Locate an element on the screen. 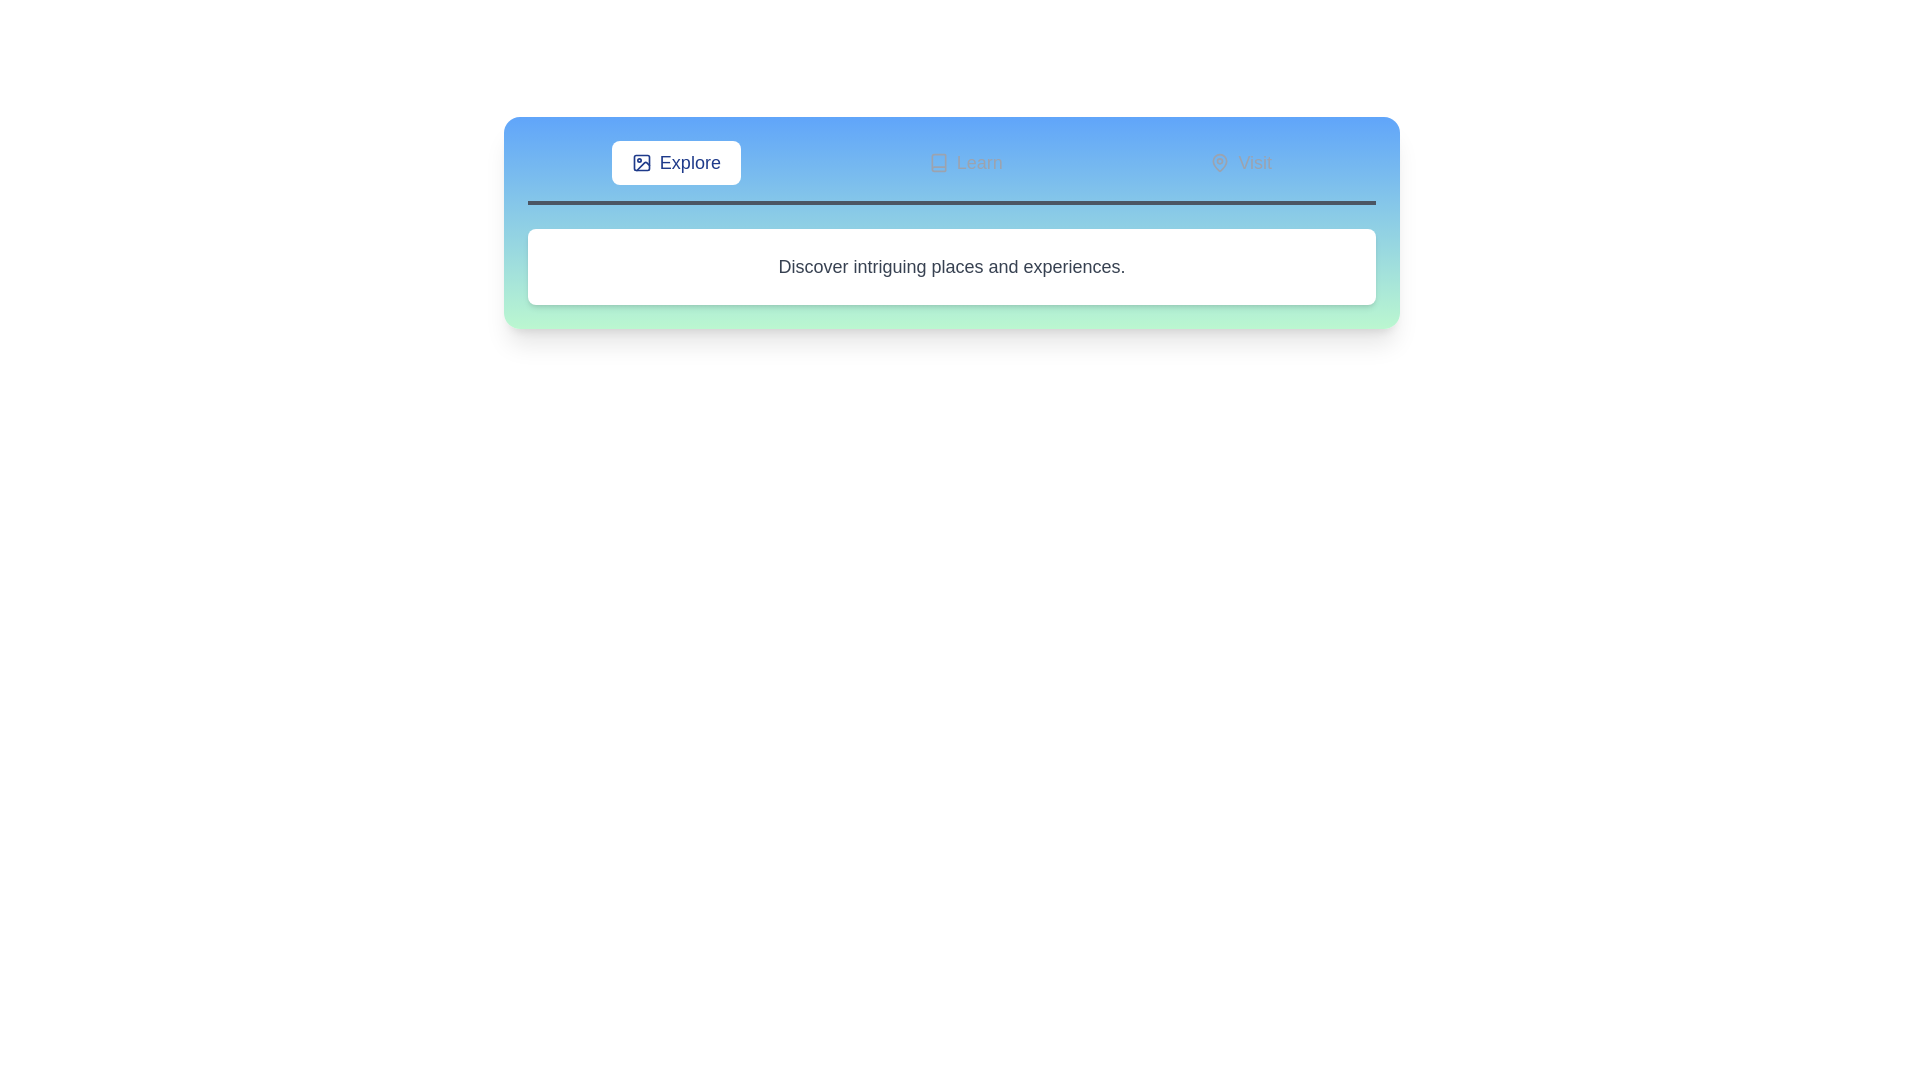 The image size is (1920, 1080). the Navigation menu at the center point is located at coordinates (950, 172).